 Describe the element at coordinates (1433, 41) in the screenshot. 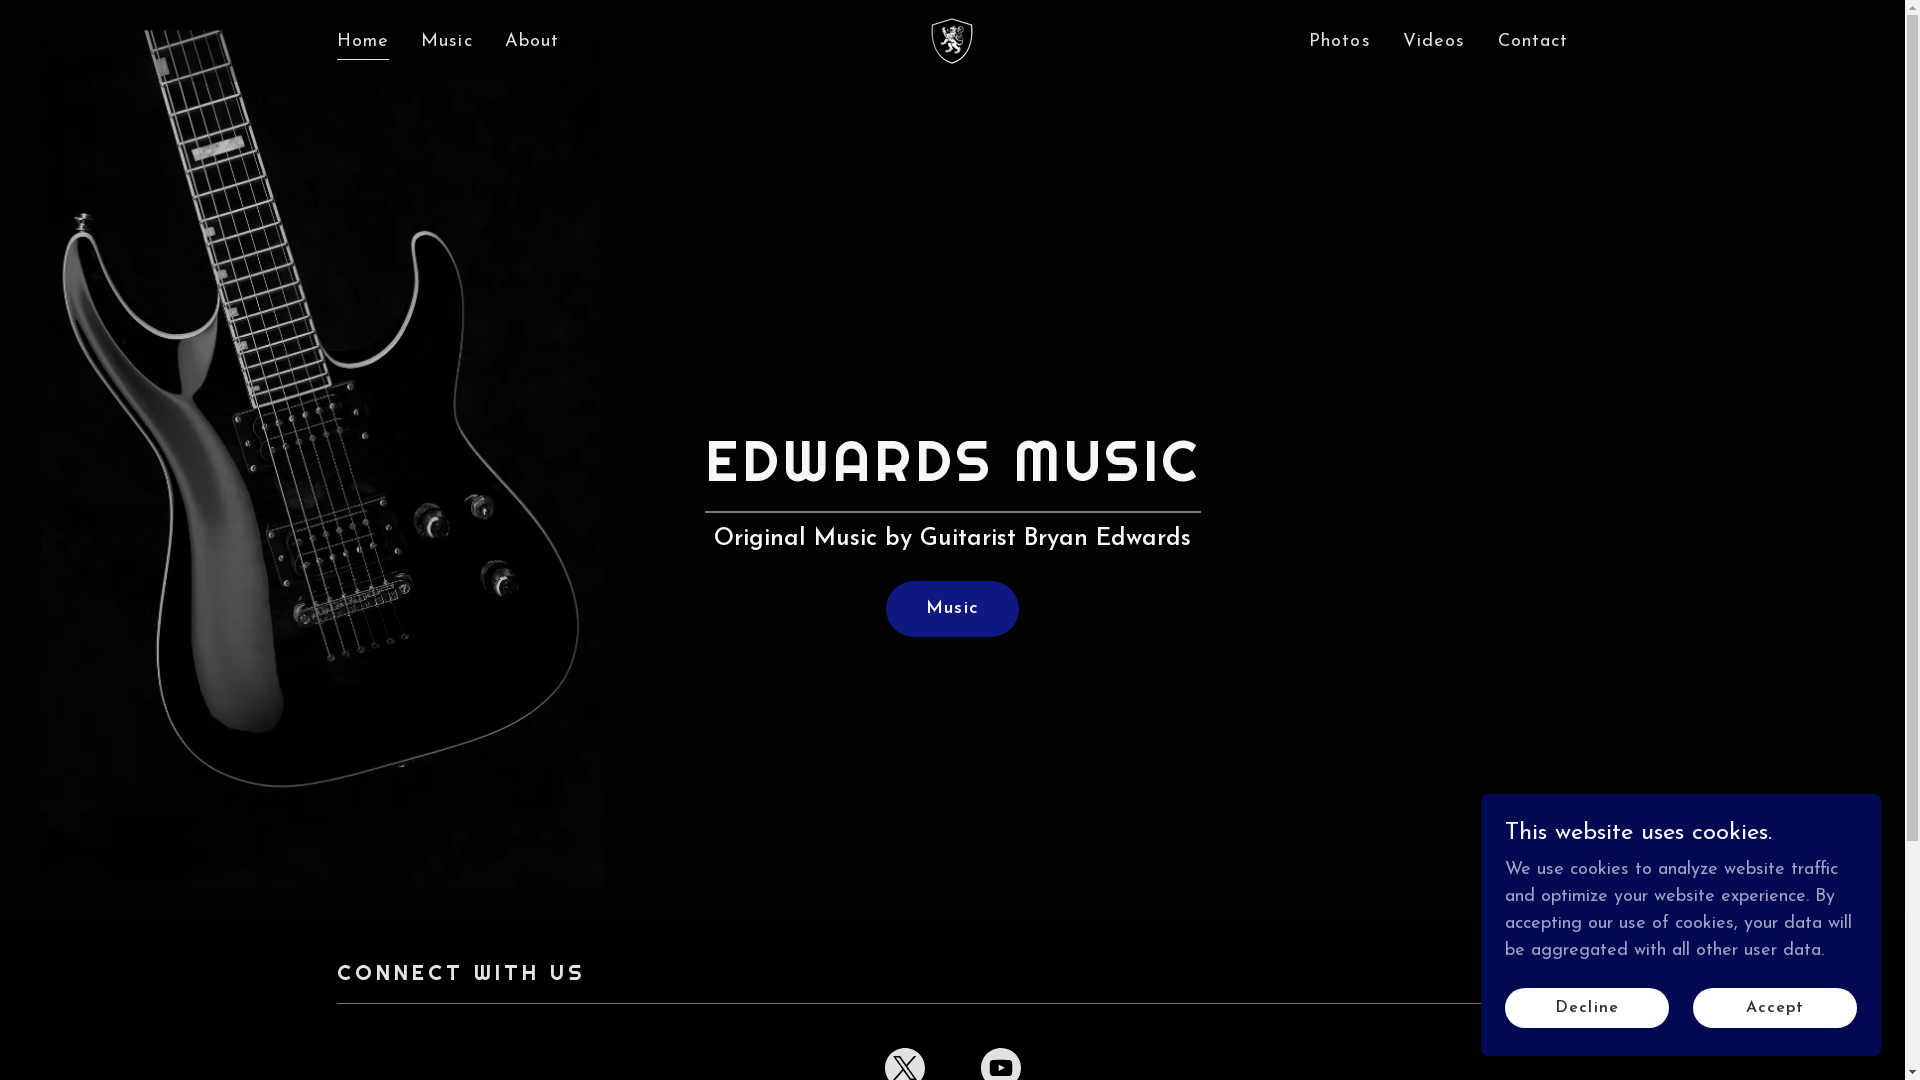

I see `'Videos'` at that location.